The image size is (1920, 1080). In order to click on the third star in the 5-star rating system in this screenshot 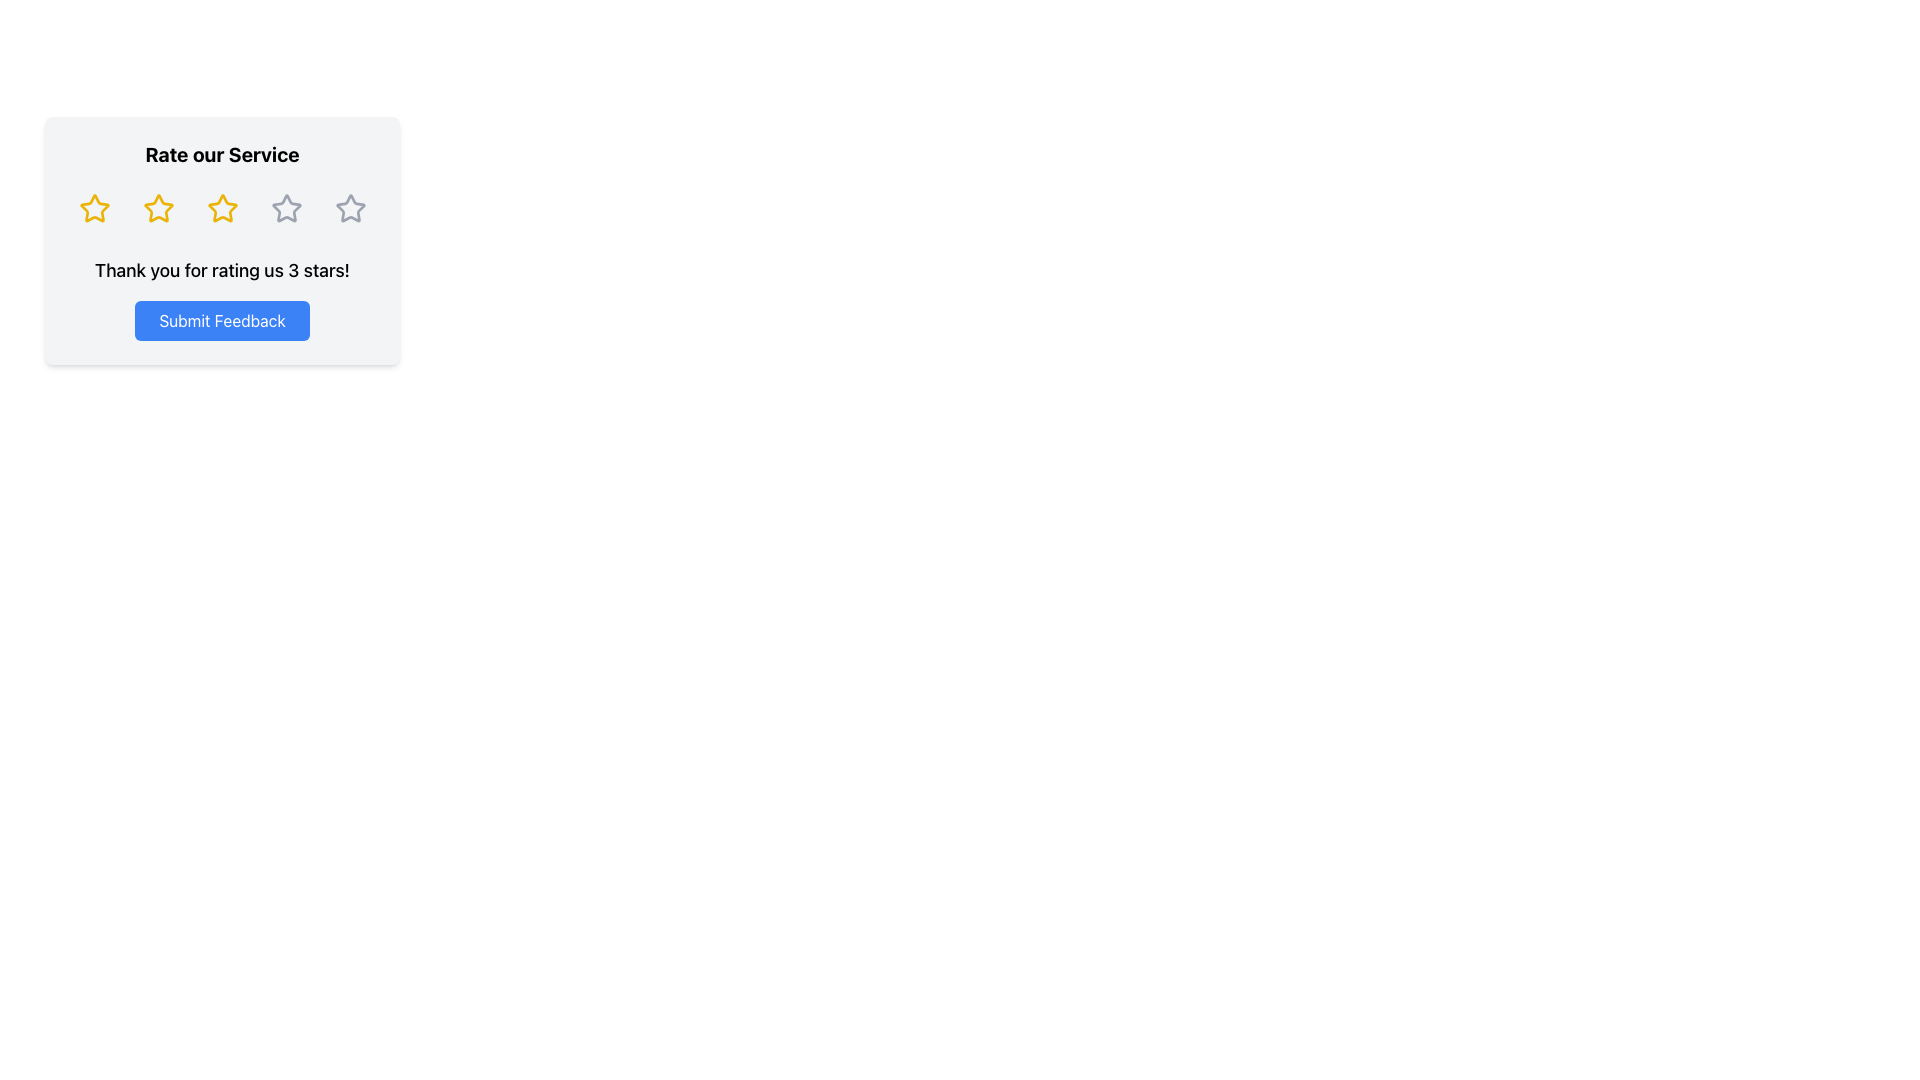, I will do `click(222, 208)`.